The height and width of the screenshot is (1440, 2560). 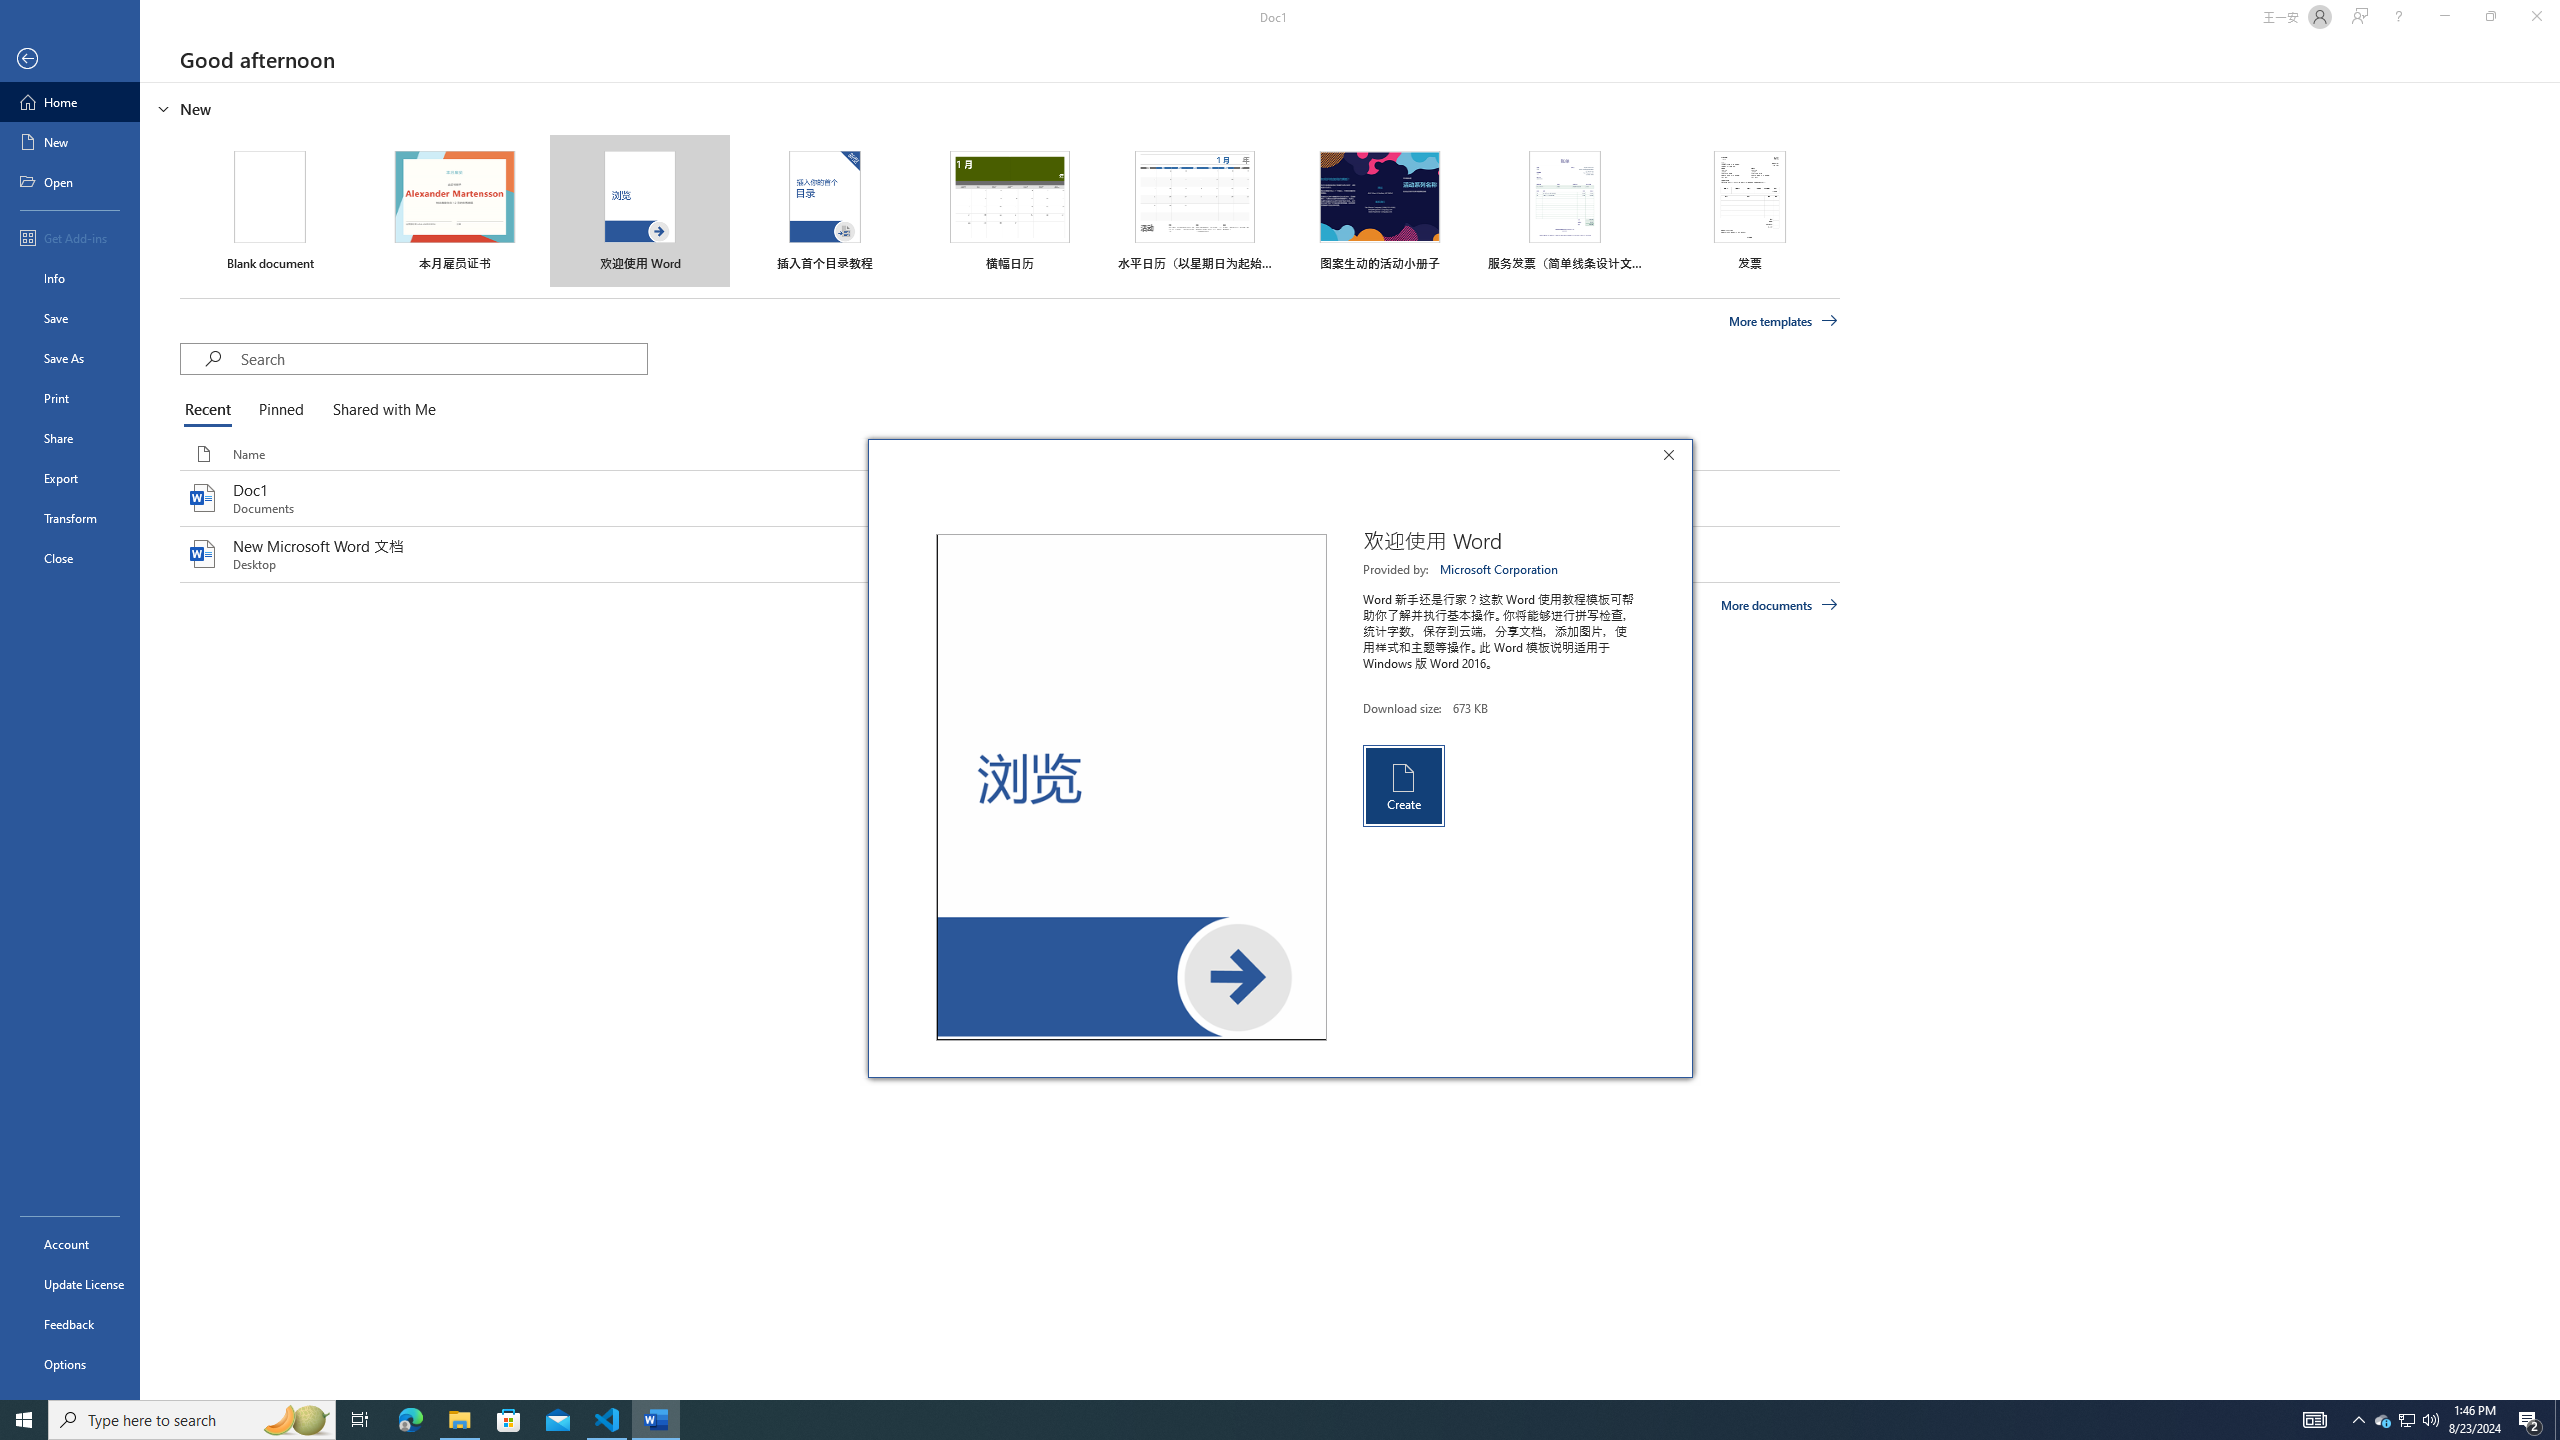 I want to click on 'Update License', so click(x=69, y=1283).